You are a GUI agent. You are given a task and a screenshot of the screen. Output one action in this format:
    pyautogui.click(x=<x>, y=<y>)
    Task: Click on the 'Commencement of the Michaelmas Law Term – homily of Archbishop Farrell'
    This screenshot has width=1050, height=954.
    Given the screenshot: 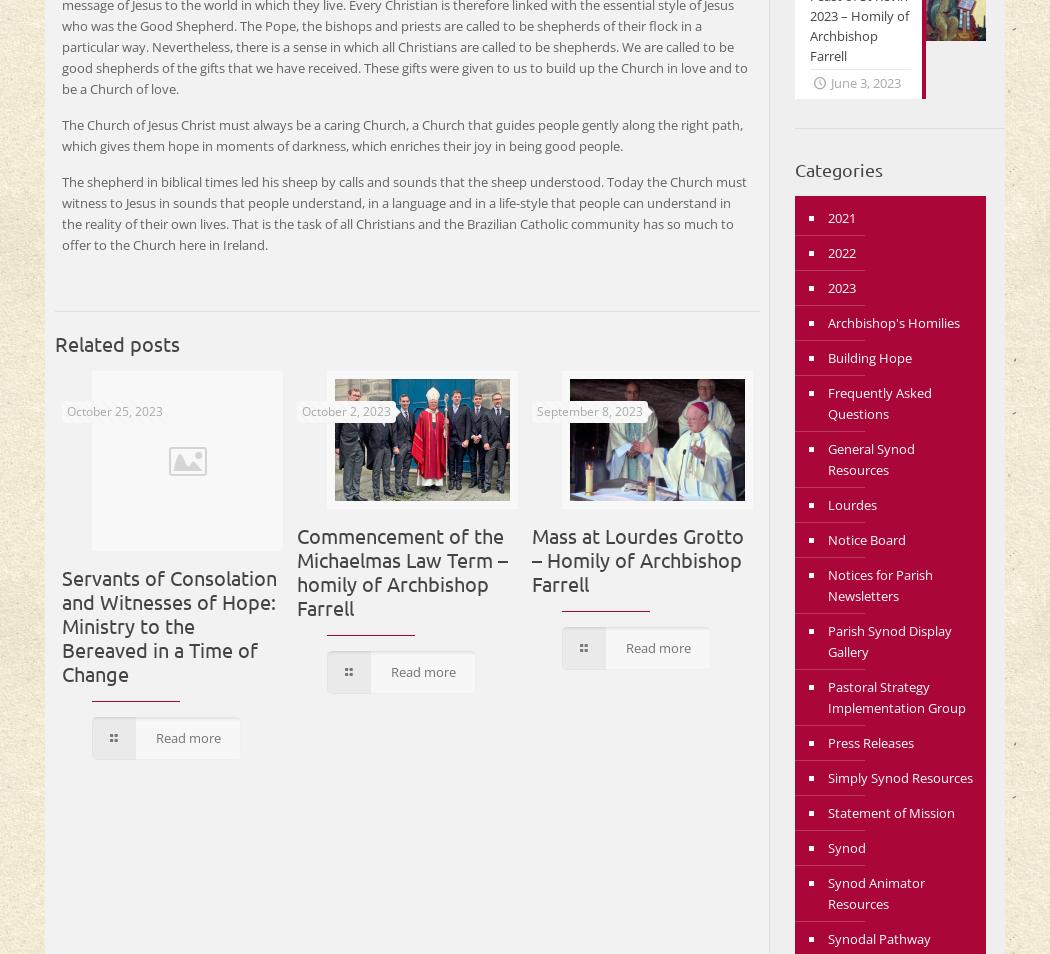 What is the action you would take?
    pyautogui.click(x=402, y=569)
    